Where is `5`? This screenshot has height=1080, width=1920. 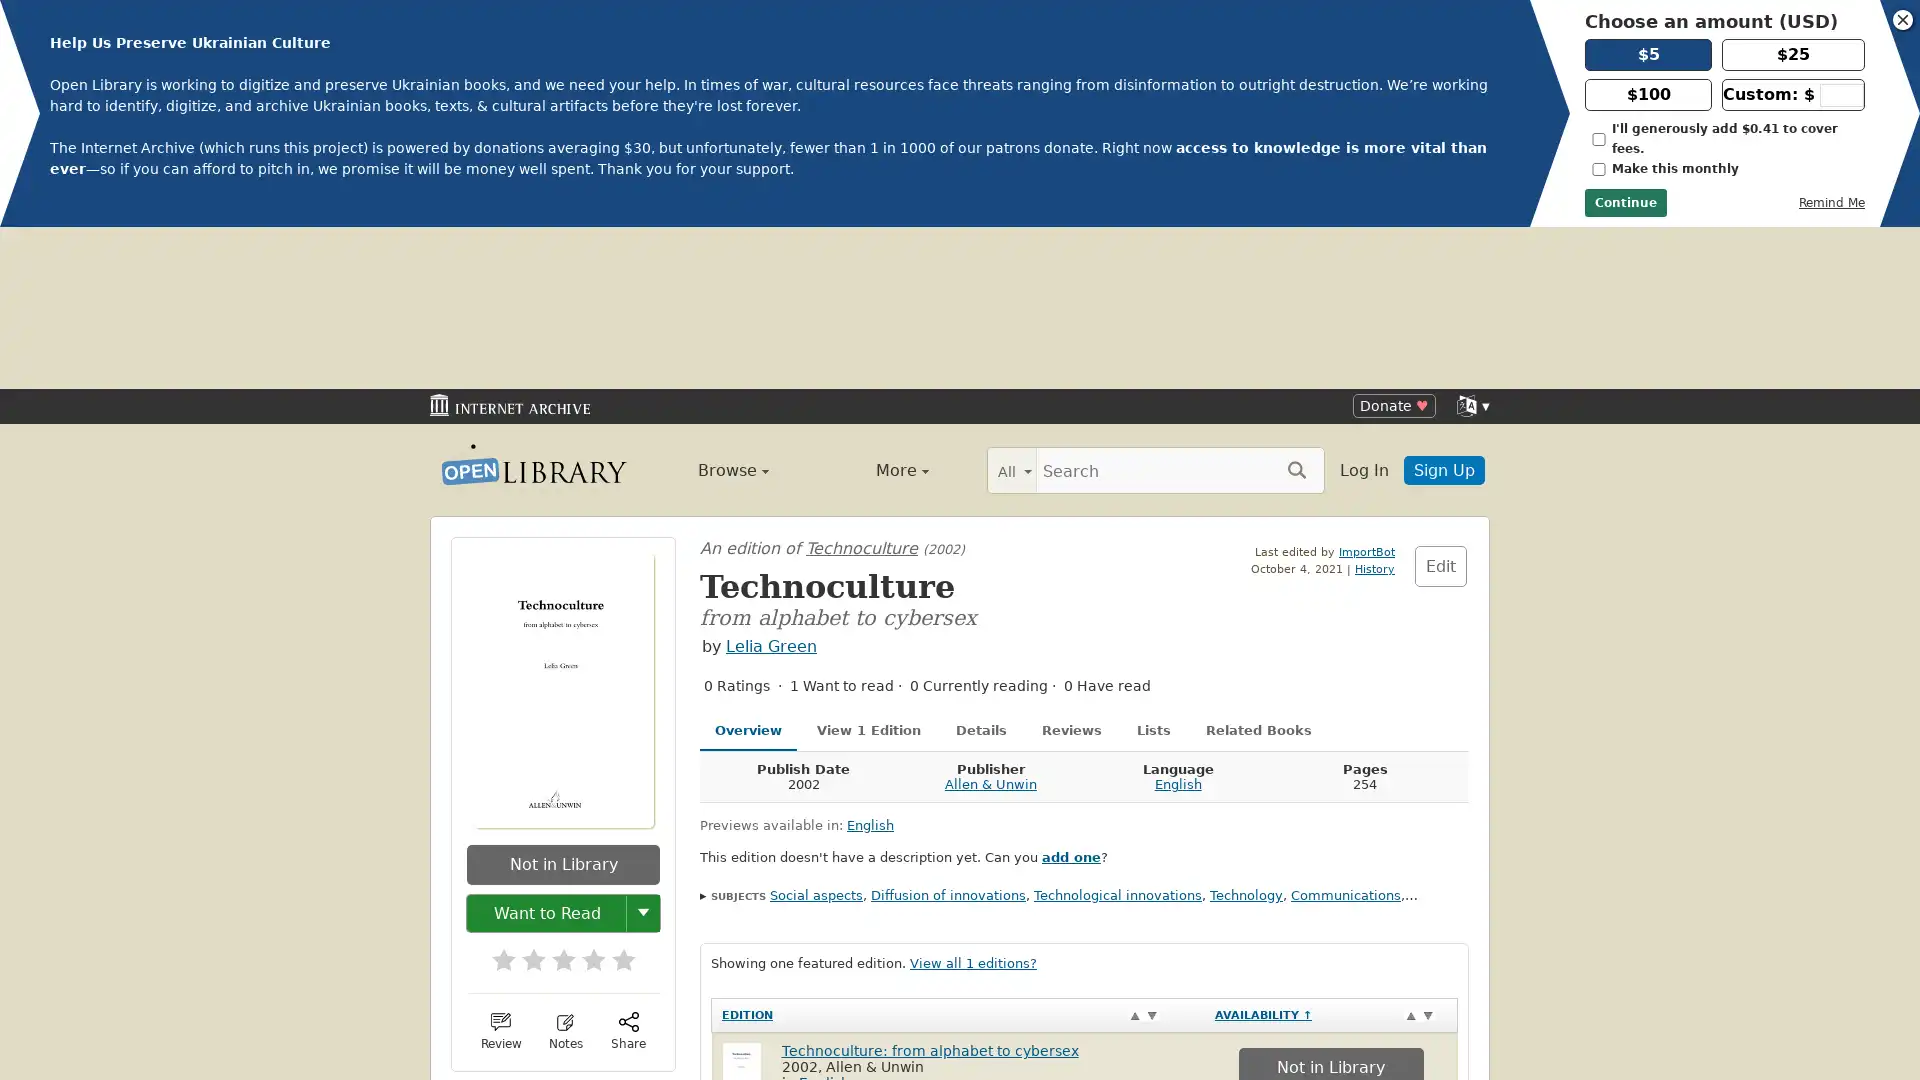 5 is located at coordinates (613, 790).